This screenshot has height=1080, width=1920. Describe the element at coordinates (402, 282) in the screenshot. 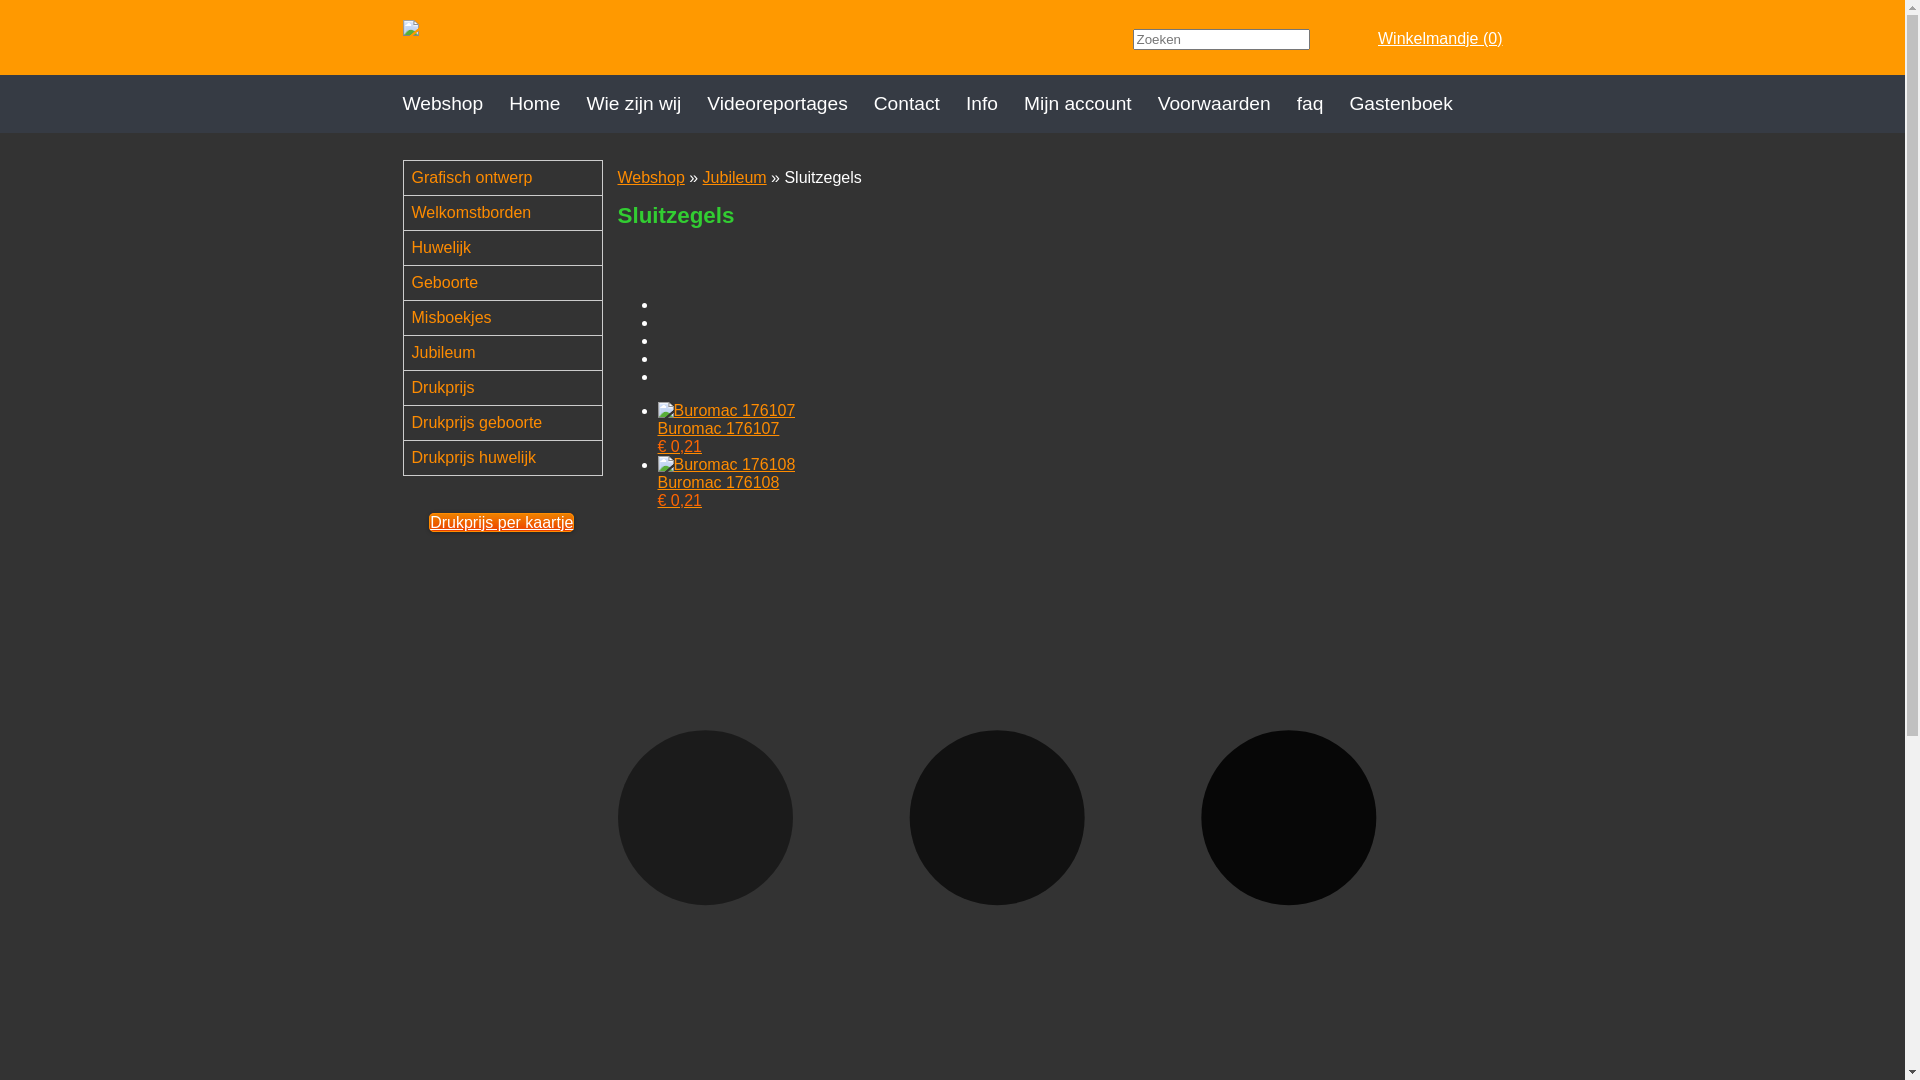

I see `'Geboorte'` at that location.